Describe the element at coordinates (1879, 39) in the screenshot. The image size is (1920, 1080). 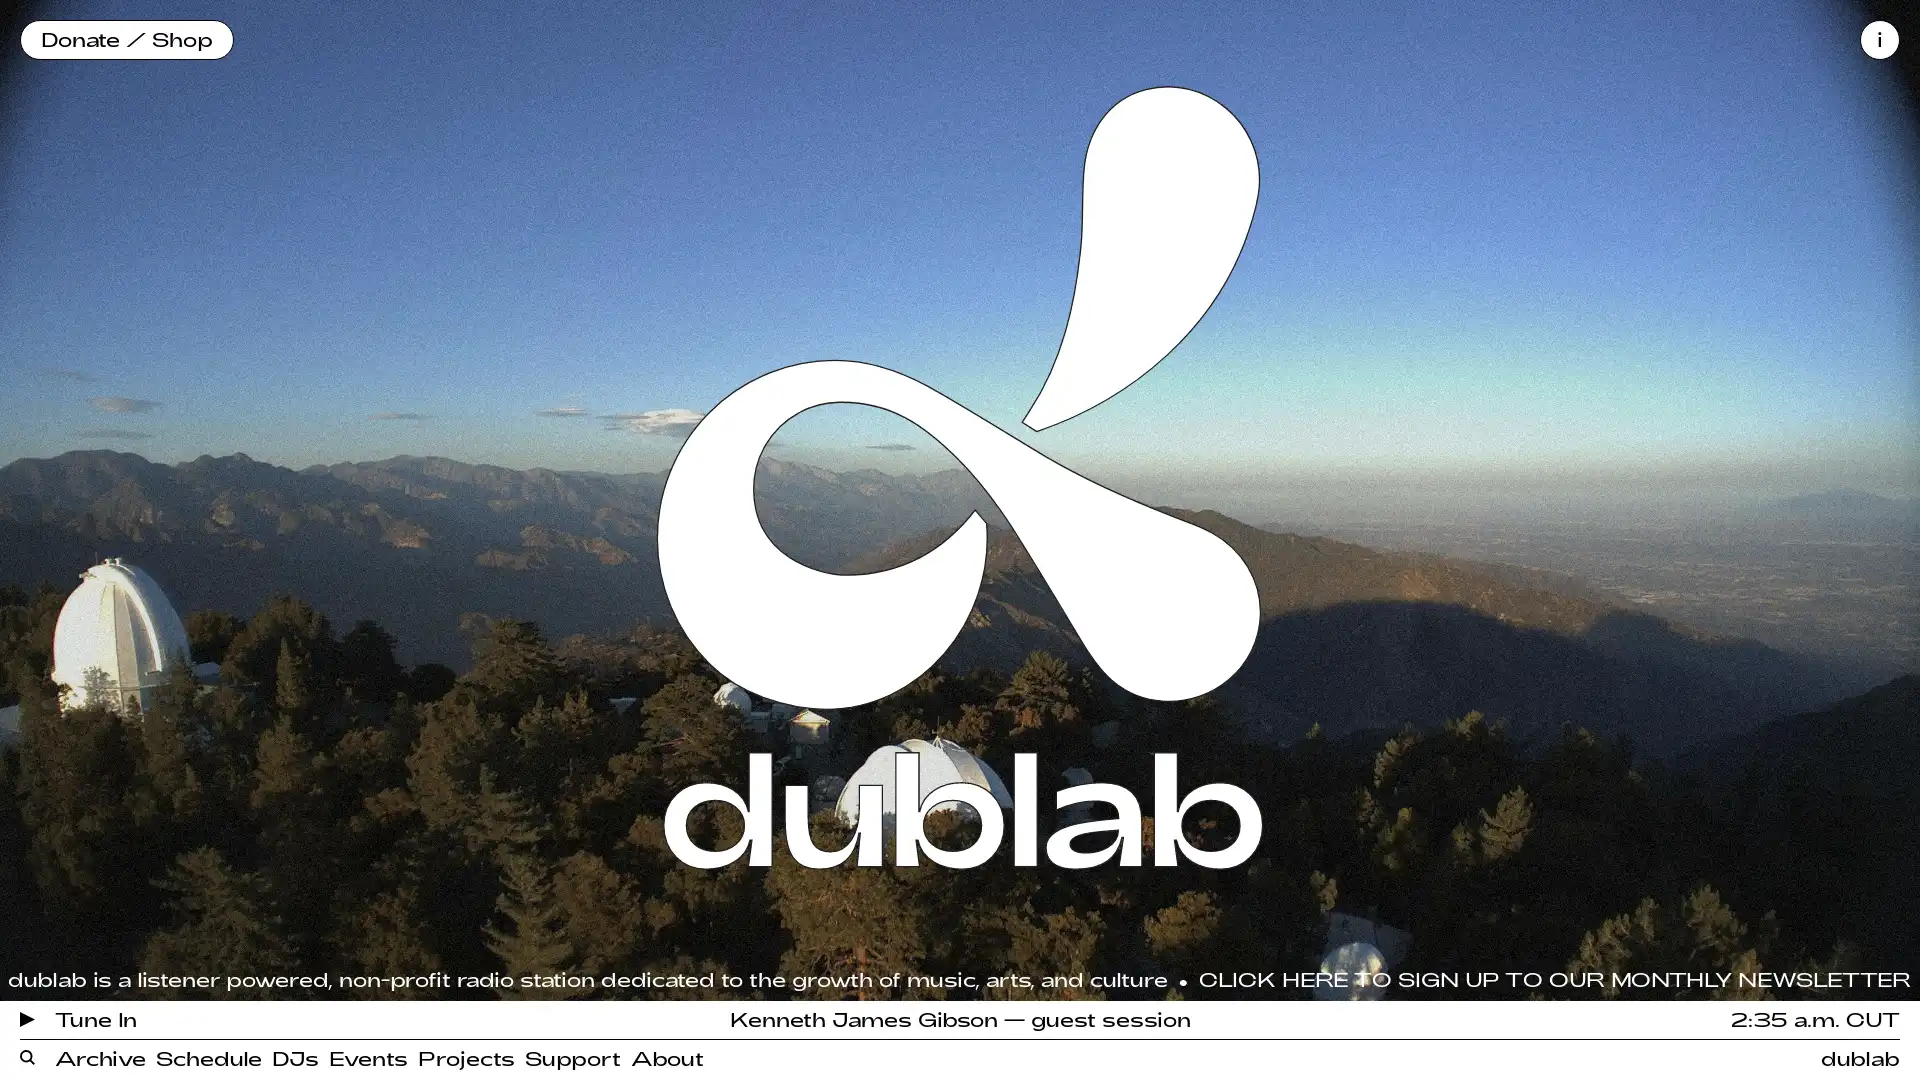
I see `i` at that location.